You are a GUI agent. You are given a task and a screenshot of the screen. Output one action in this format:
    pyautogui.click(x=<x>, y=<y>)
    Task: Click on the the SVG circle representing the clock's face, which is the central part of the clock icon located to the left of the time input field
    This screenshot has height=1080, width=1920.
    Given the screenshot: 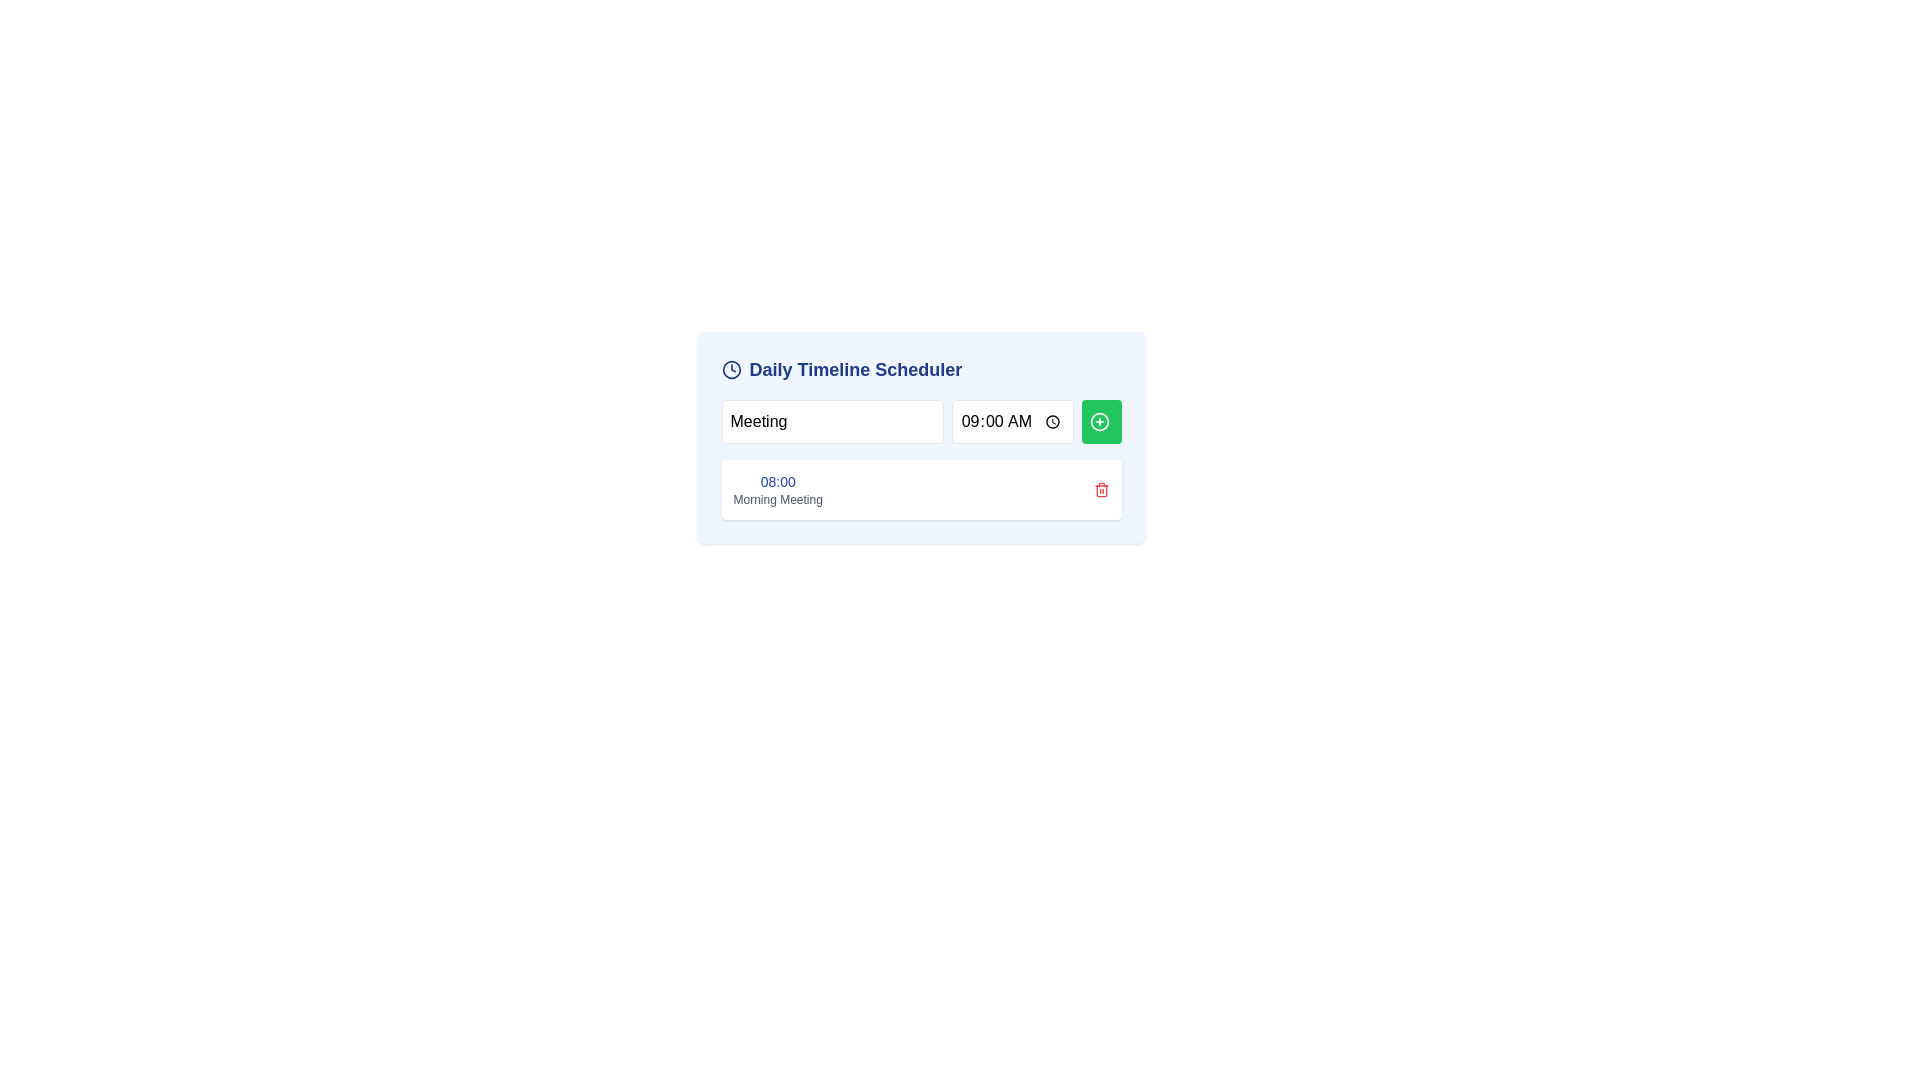 What is the action you would take?
    pyautogui.click(x=730, y=370)
    